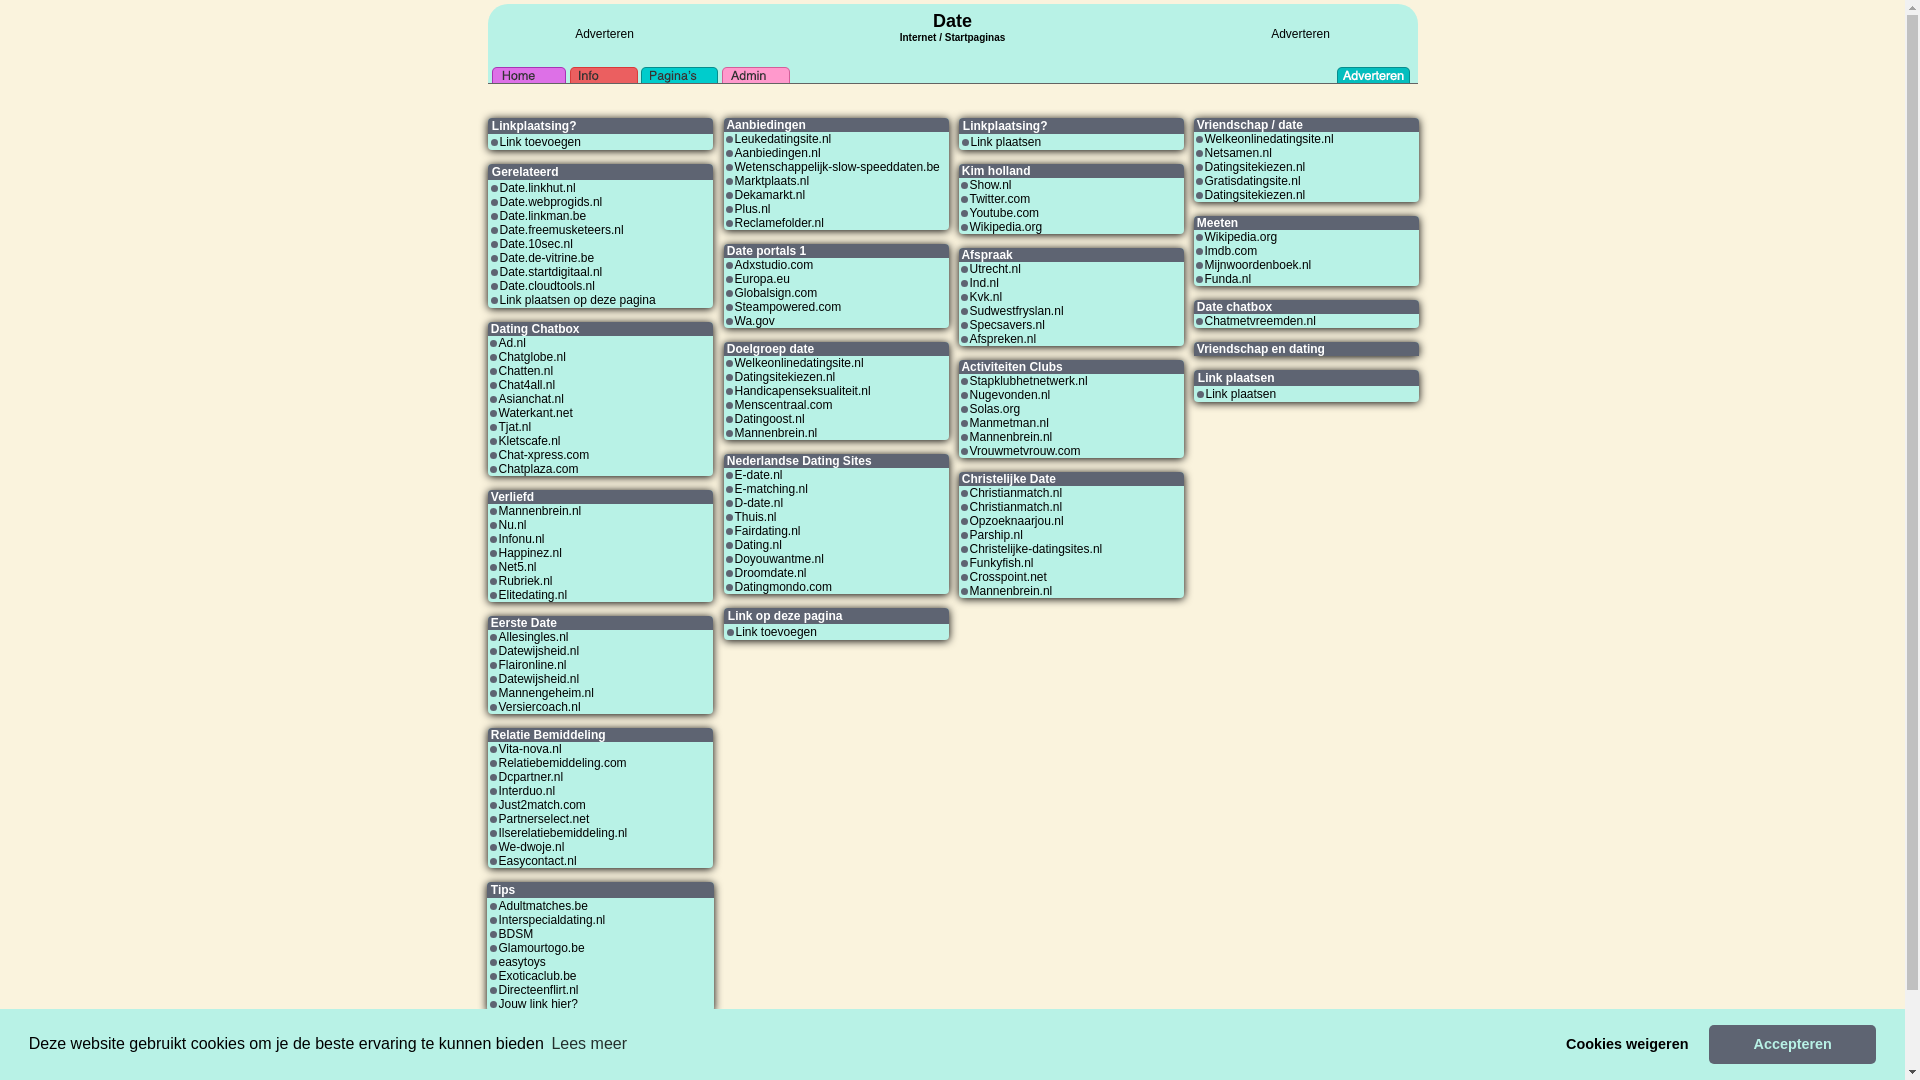 The image size is (1920, 1080). What do you see at coordinates (561, 833) in the screenshot?
I see `'Ilserelatiebemiddeling.nl'` at bounding box center [561, 833].